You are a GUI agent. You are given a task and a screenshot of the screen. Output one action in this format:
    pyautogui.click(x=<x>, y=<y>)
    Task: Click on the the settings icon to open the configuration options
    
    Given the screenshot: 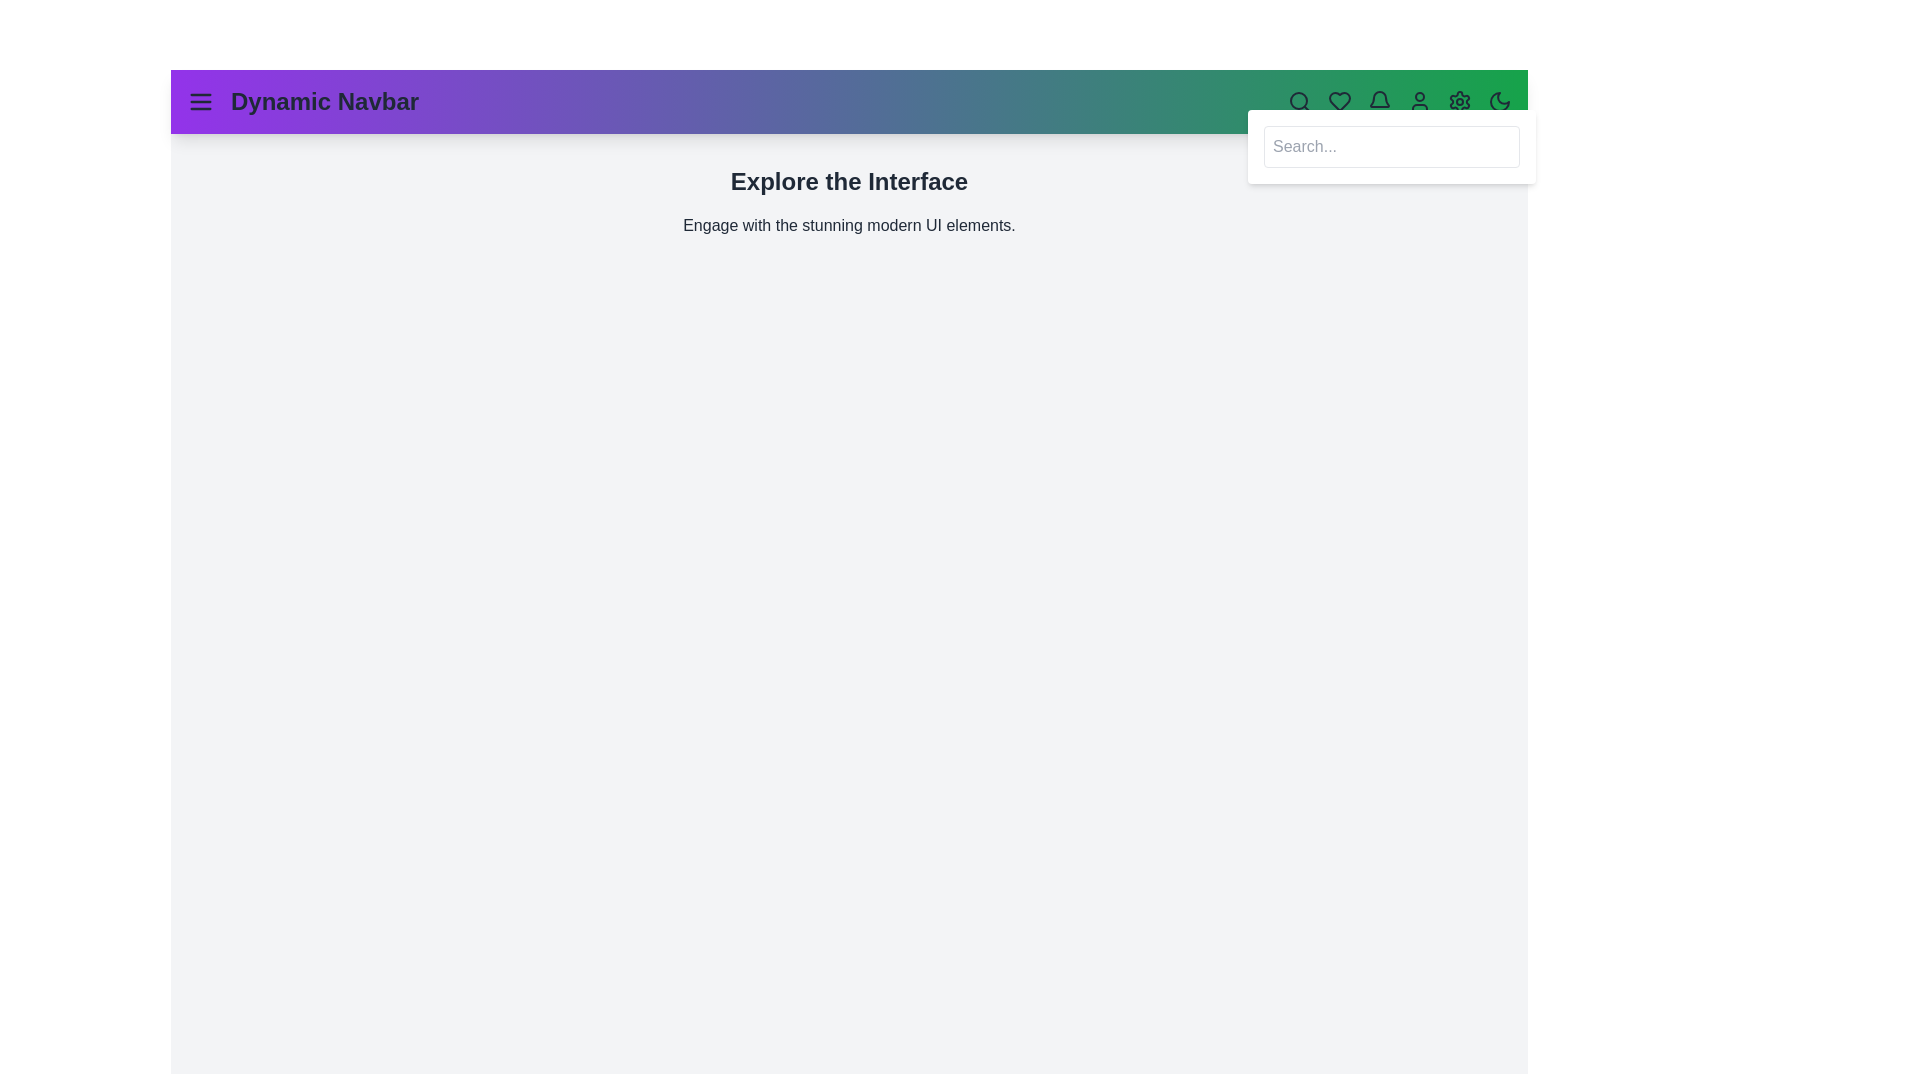 What is the action you would take?
    pyautogui.click(x=1459, y=101)
    